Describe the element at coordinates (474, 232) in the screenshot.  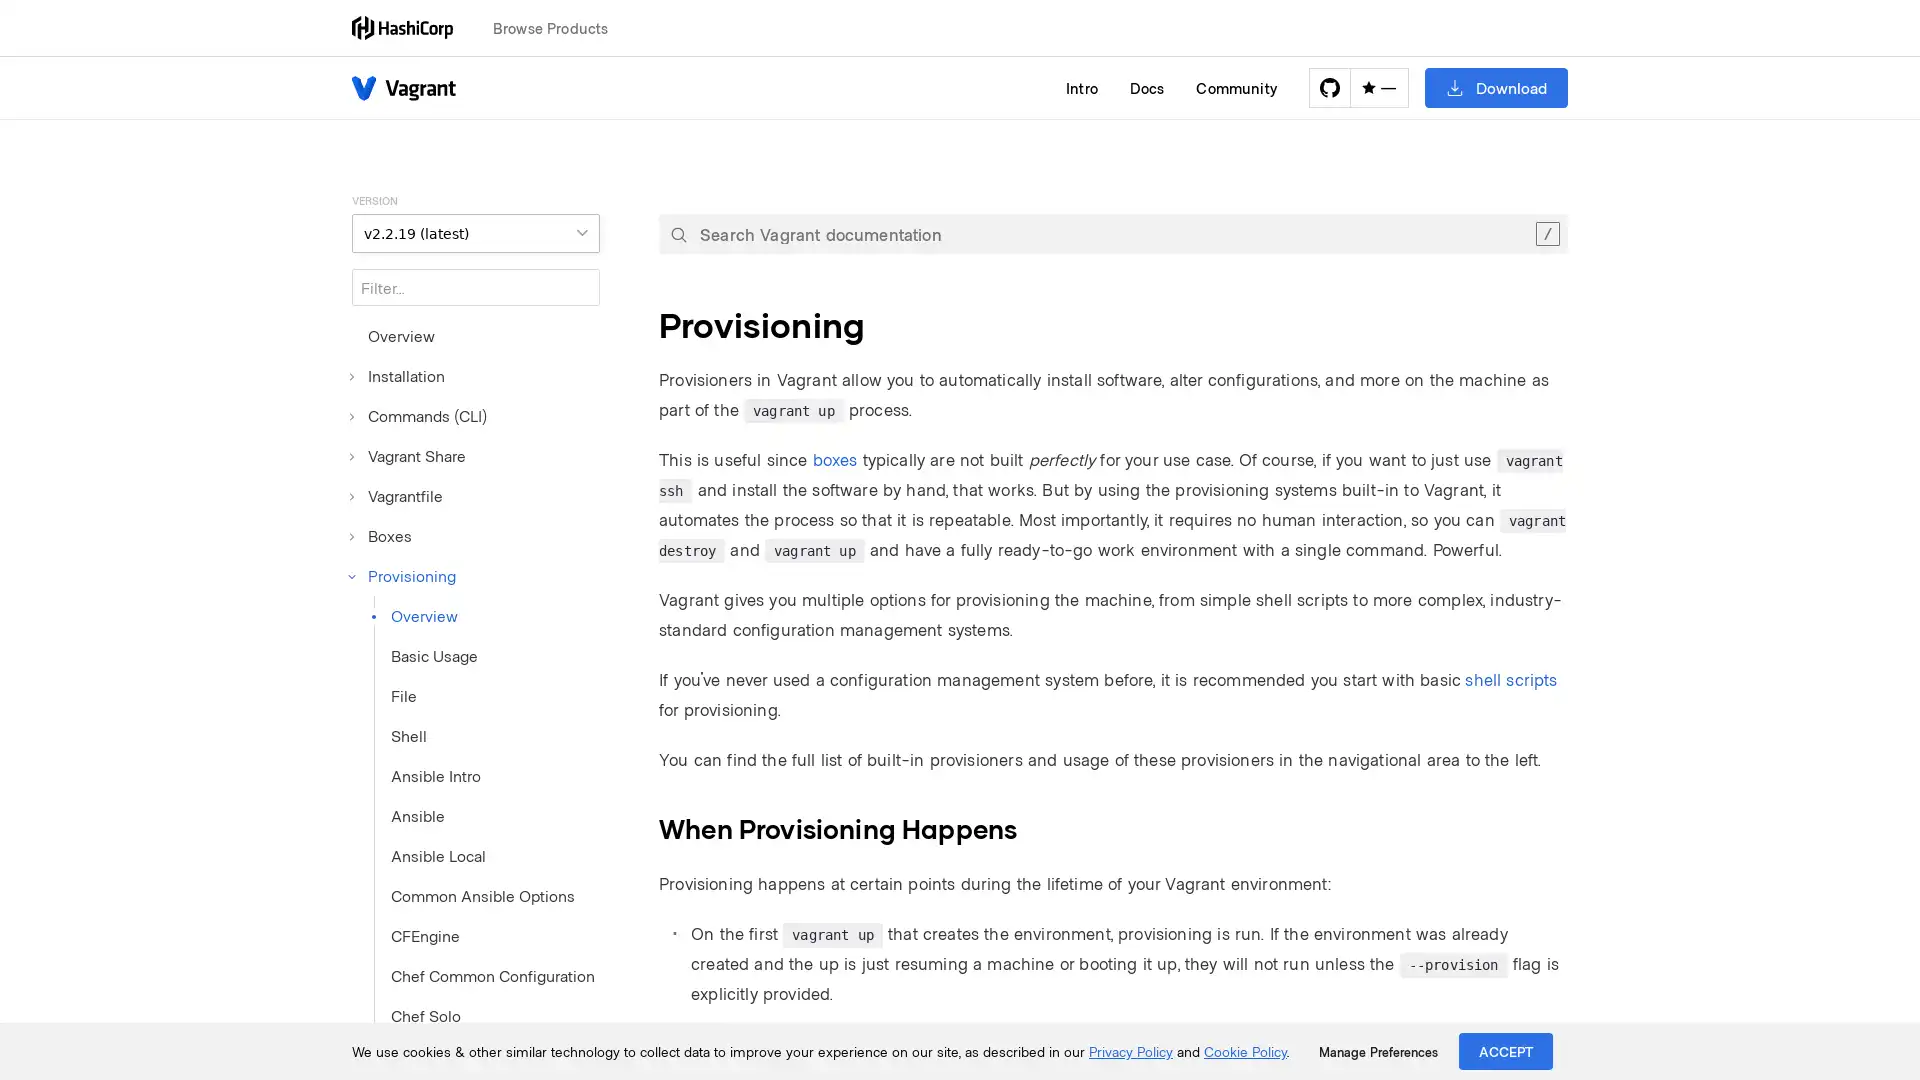
I see `VERSION` at that location.